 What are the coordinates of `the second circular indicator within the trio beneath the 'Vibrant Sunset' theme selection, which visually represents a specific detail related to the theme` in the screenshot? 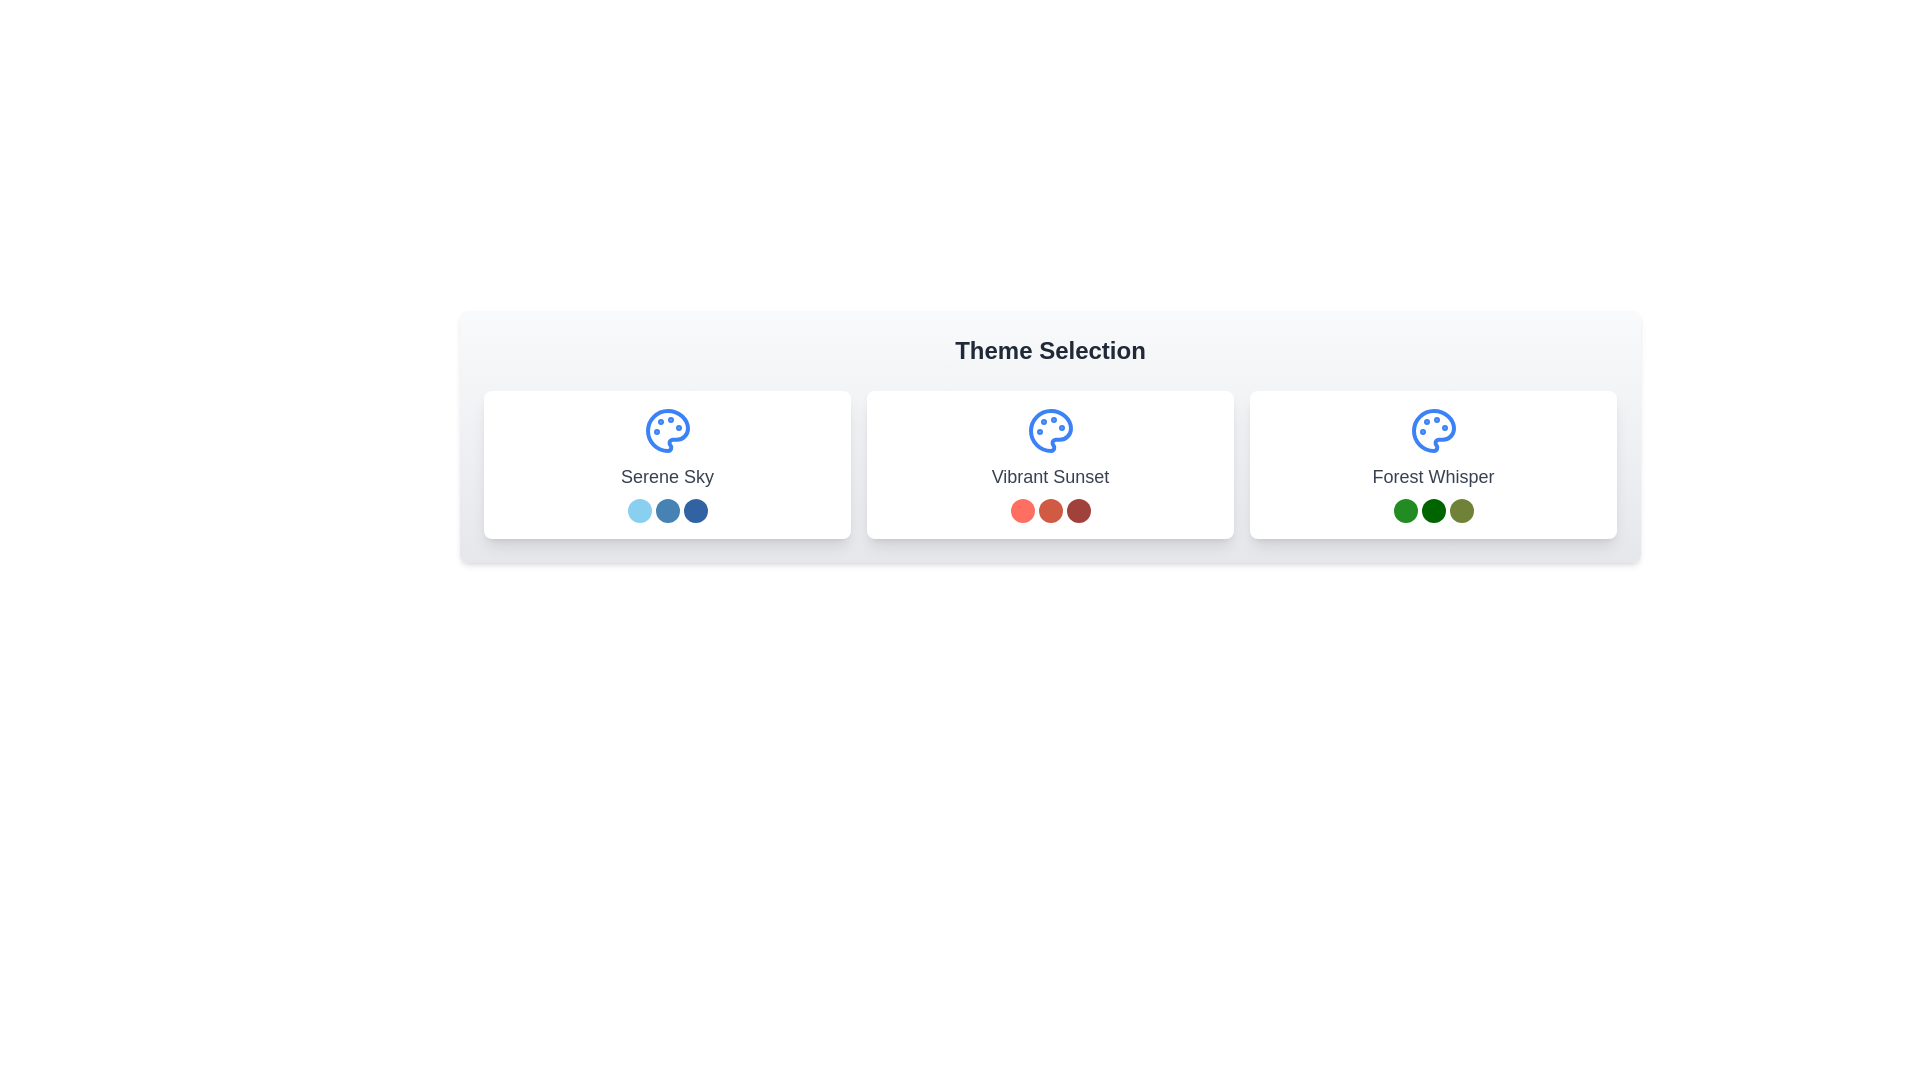 It's located at (1049, 509).